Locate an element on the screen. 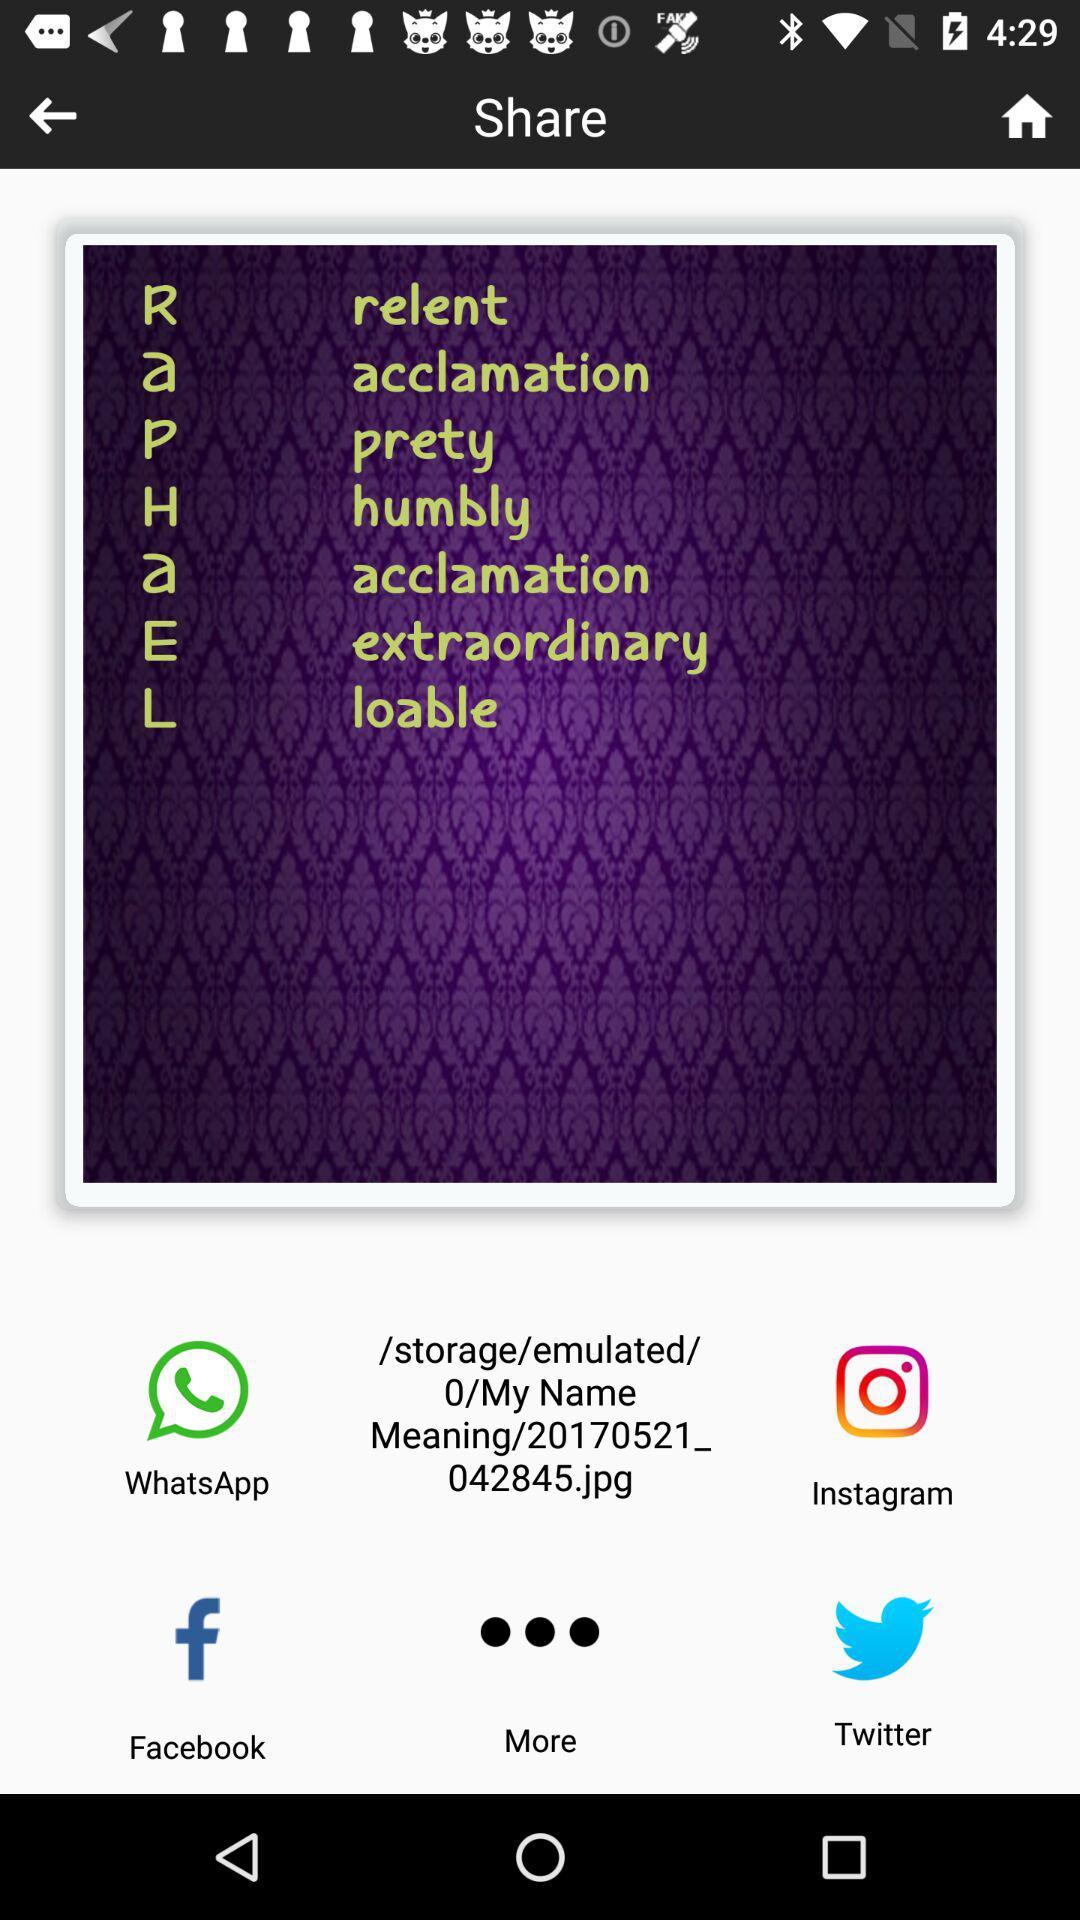 The height and width of the screenshot is (1920, 1080). the item next to share is located at coordinates (51, 114).